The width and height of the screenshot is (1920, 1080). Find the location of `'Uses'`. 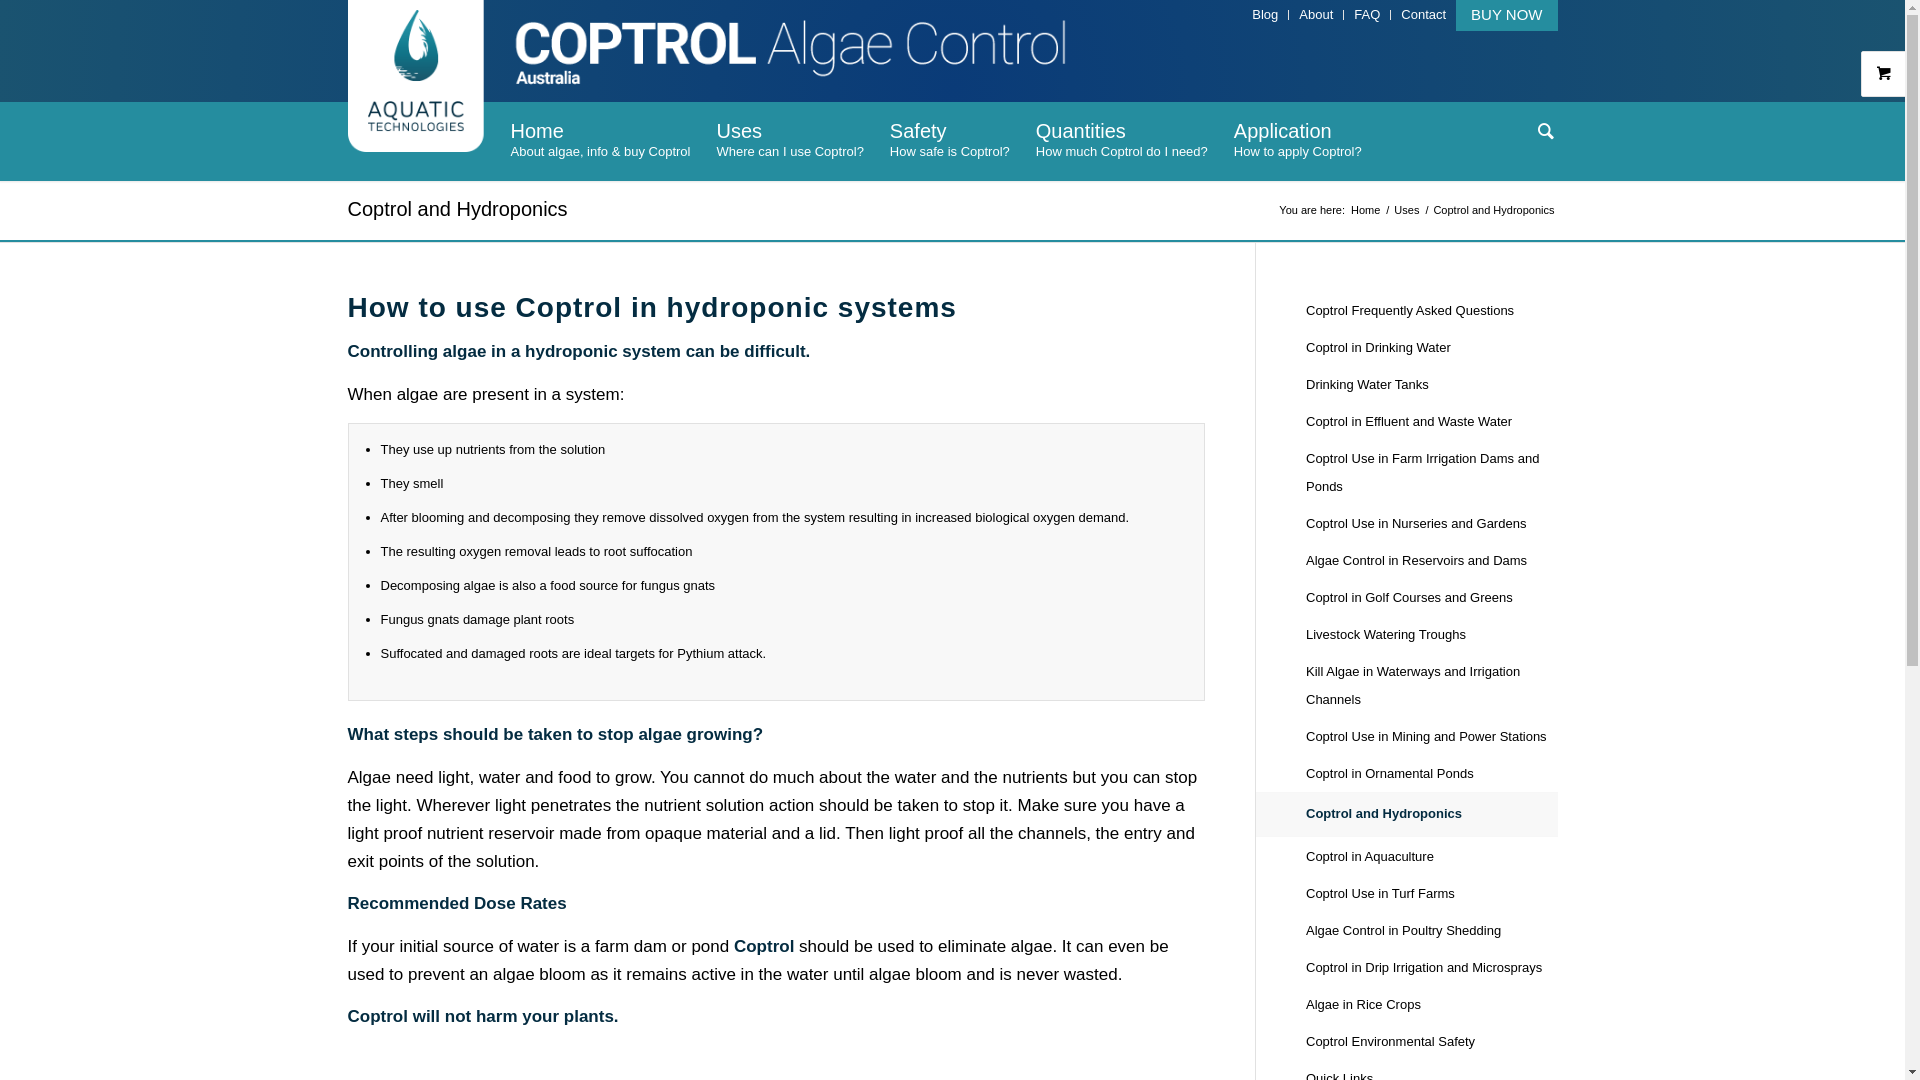

'Uses' is located at coordinates (788, 140).